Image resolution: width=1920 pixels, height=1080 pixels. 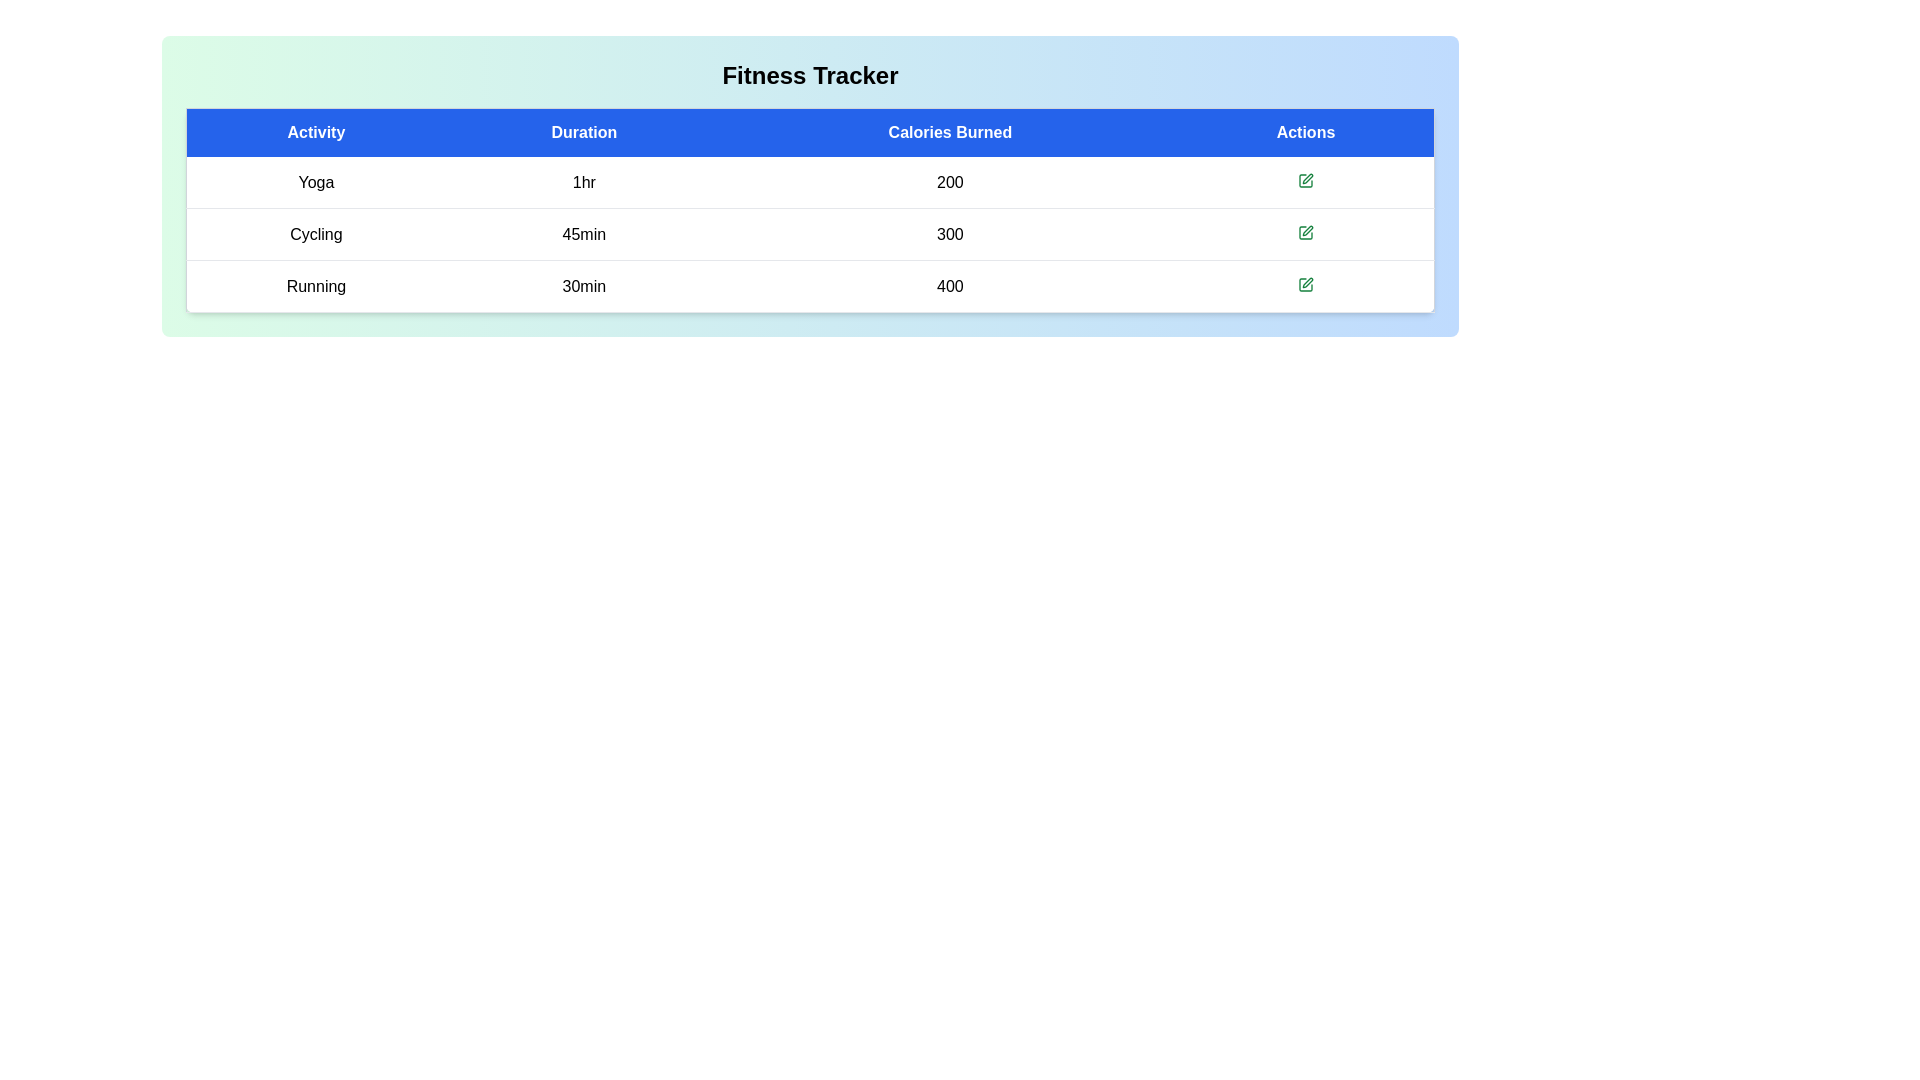 I want to click on the column header Actions to sort or interact with it, so click(x=1305, y=131).